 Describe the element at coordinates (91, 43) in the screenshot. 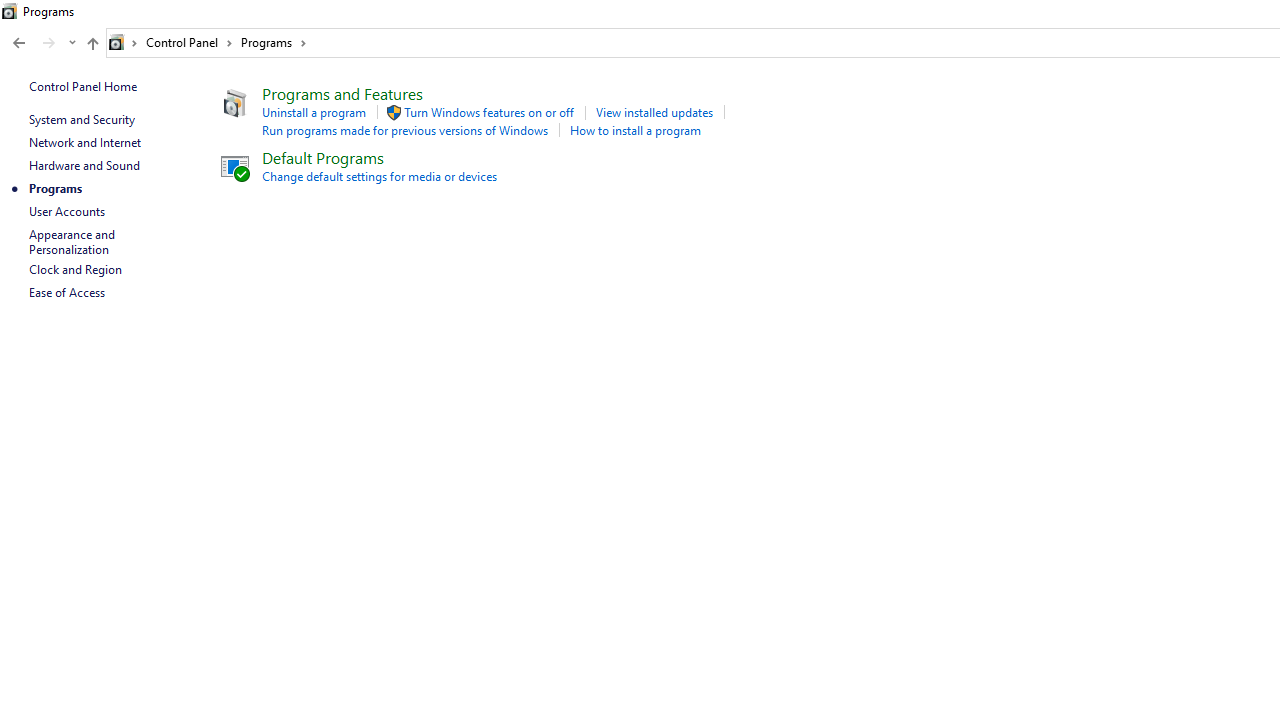

I see `'Up to "Control Panel" (Alt + Up Arrow)'` at that location.